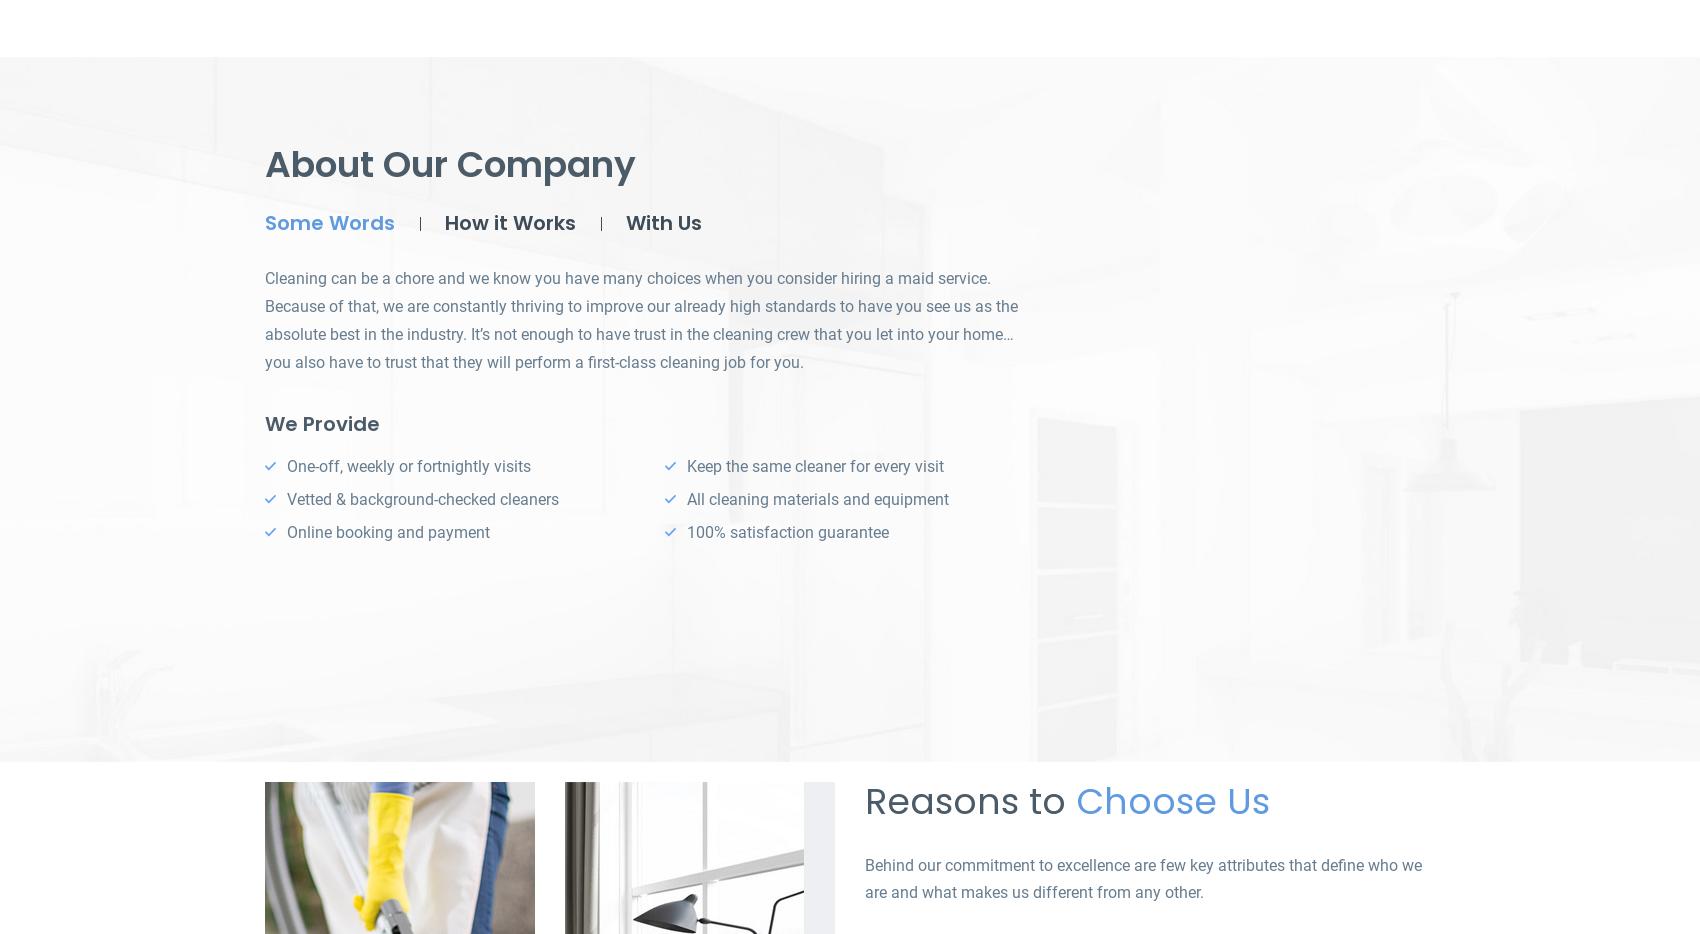 This screenshot has width=1700, height=934. Describe the element at coordinates (286, 532) in the screenshot. I see `'Online booking and payment'` at that location.